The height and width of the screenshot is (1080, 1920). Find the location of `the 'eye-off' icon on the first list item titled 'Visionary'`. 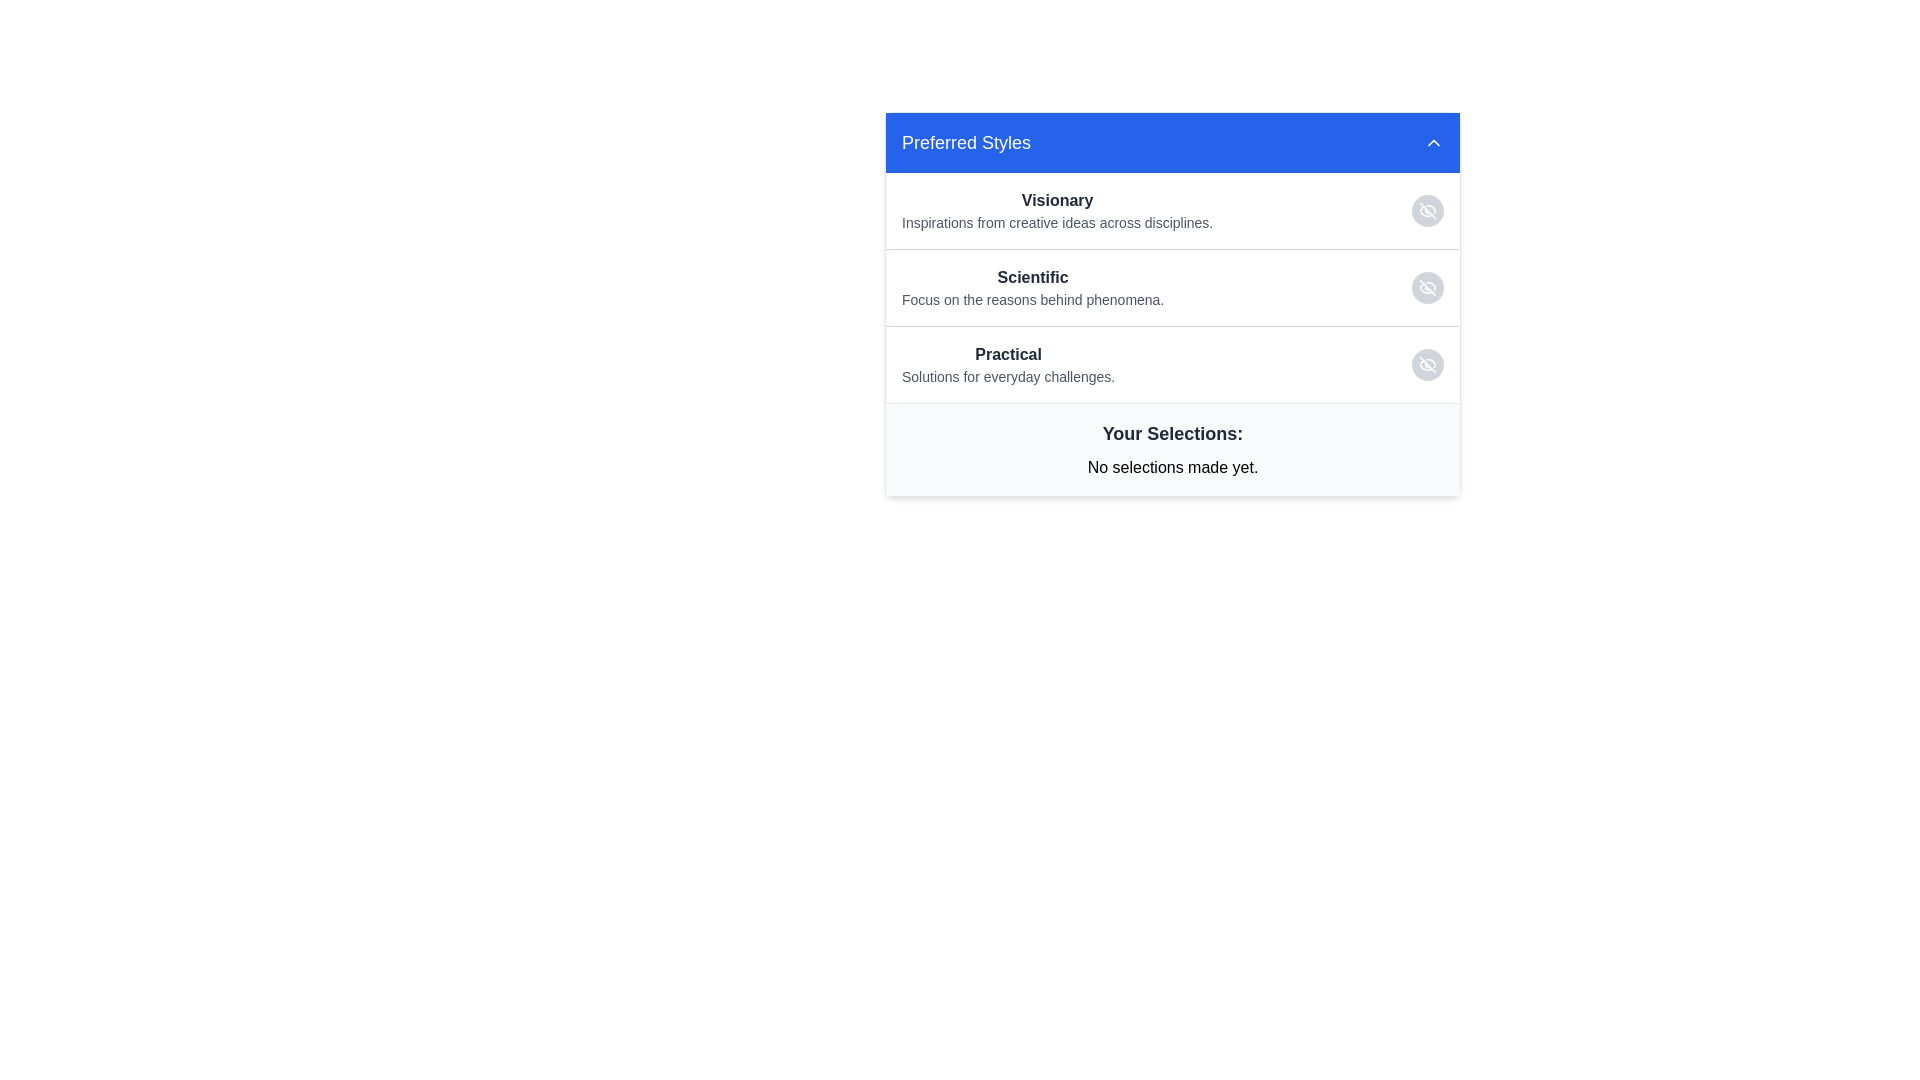

the 'eye-off' icon on the first list item titled 'Visionary' is located at coordinates (1172, 211).